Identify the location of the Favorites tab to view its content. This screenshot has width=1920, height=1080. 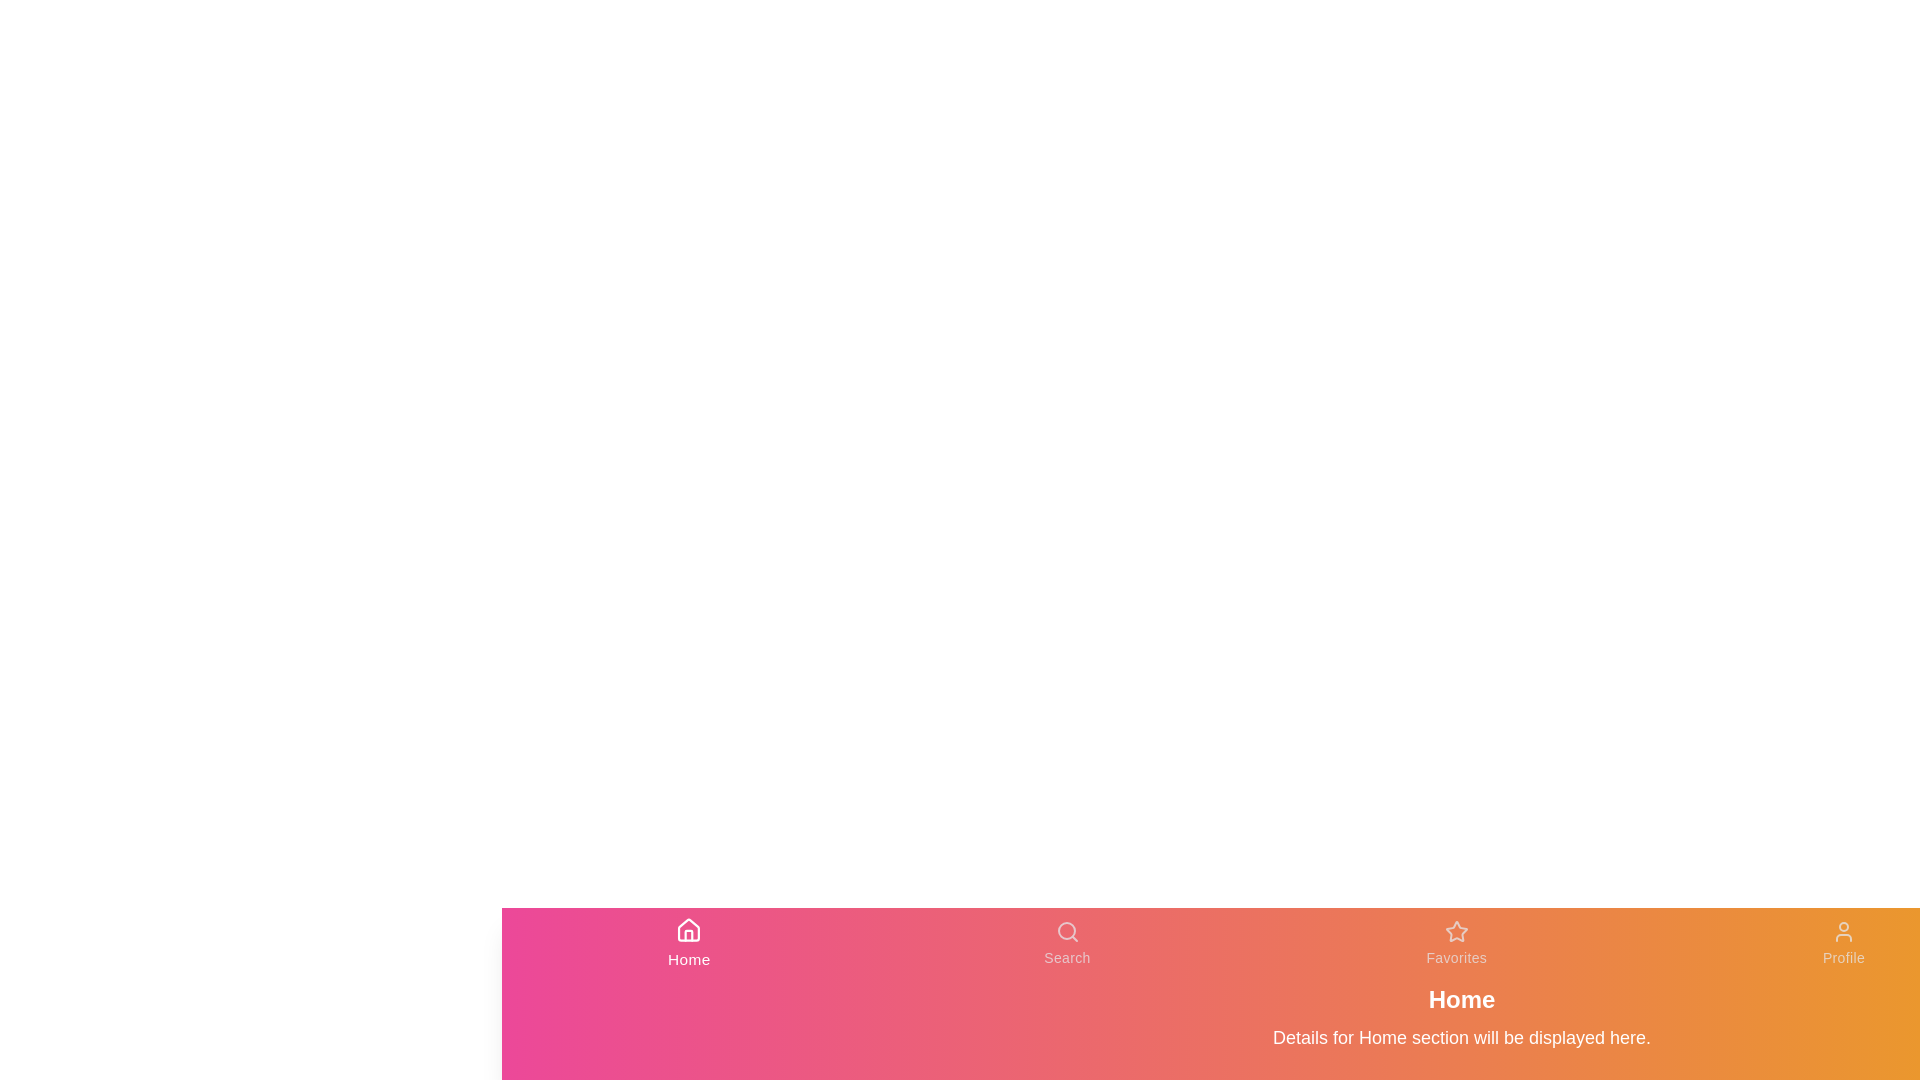
(1457, 944).